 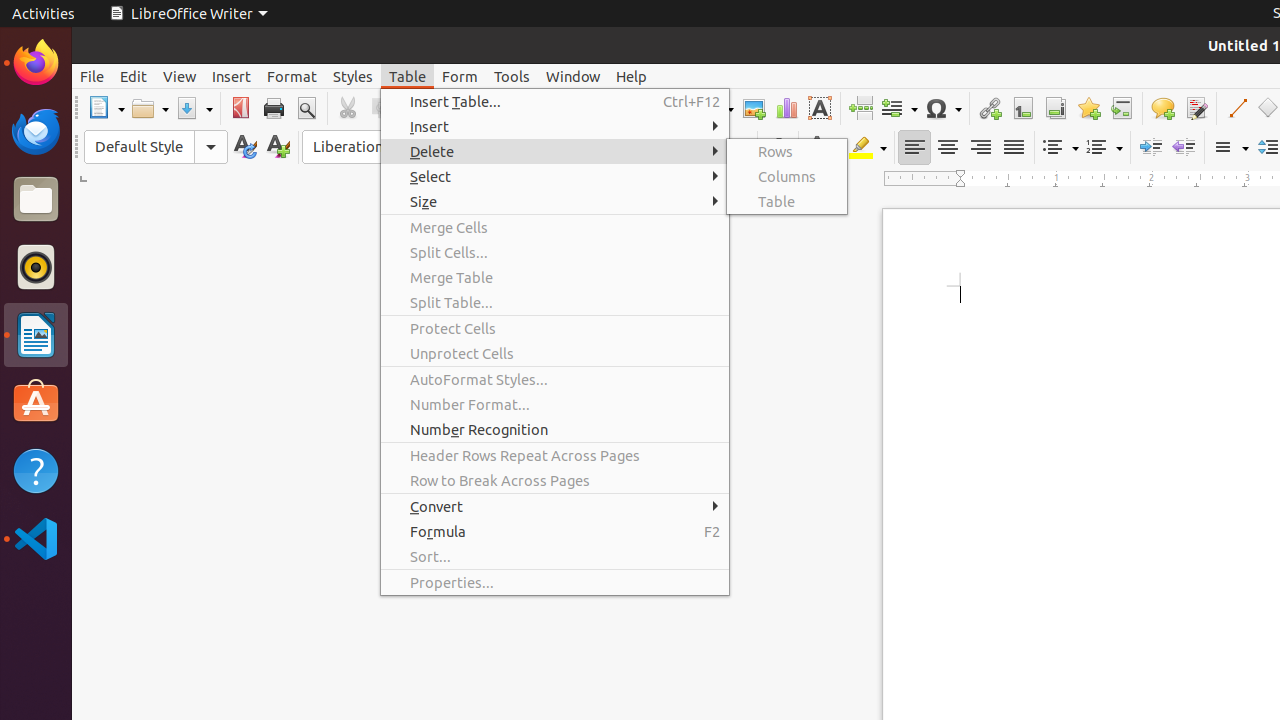 What do you see at coordinates (188, 13) in the screenshot?
I see `'LibreOffice Writer'` at bounding box center [188, 13].